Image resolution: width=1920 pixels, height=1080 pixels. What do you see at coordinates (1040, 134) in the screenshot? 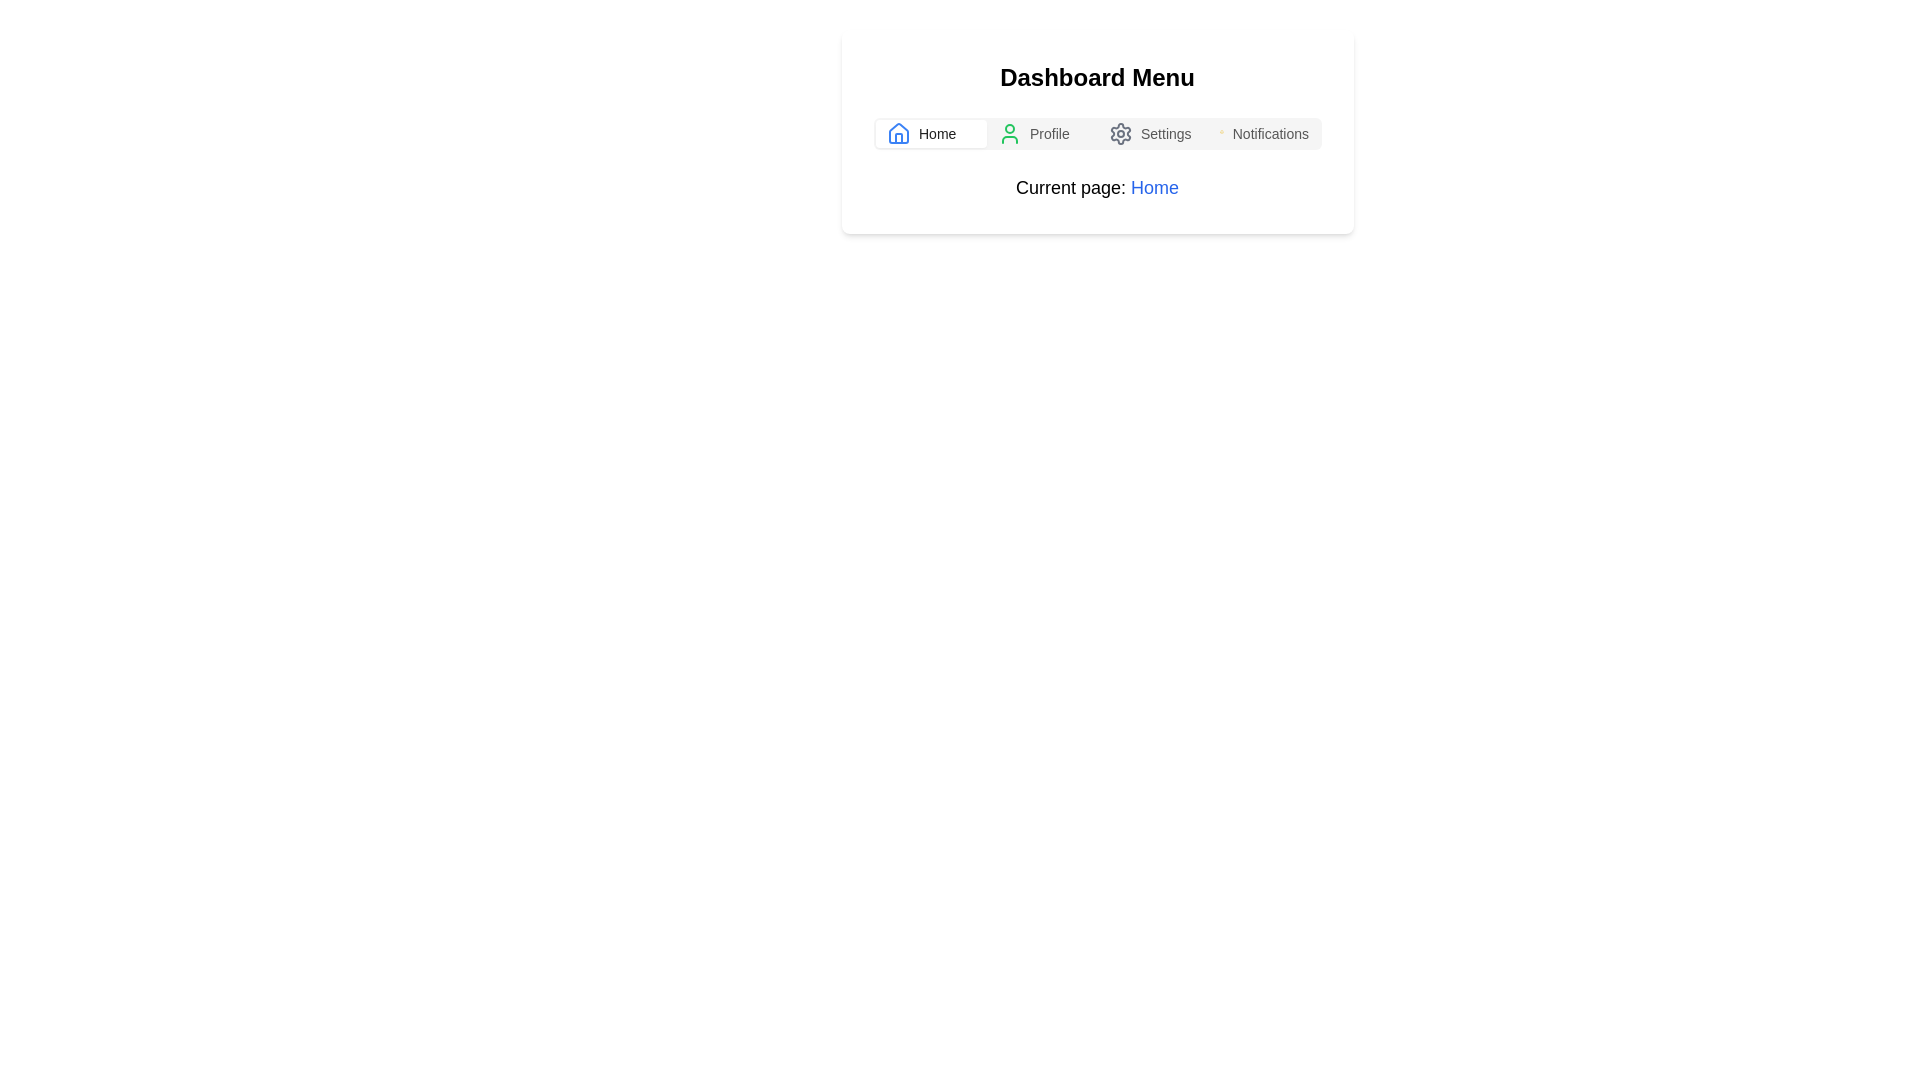
I see `the 'Profile' segmented control tab, which displays a user icon colored green and is the second item in the segmented control bar` at bounding box center [1040, 134].